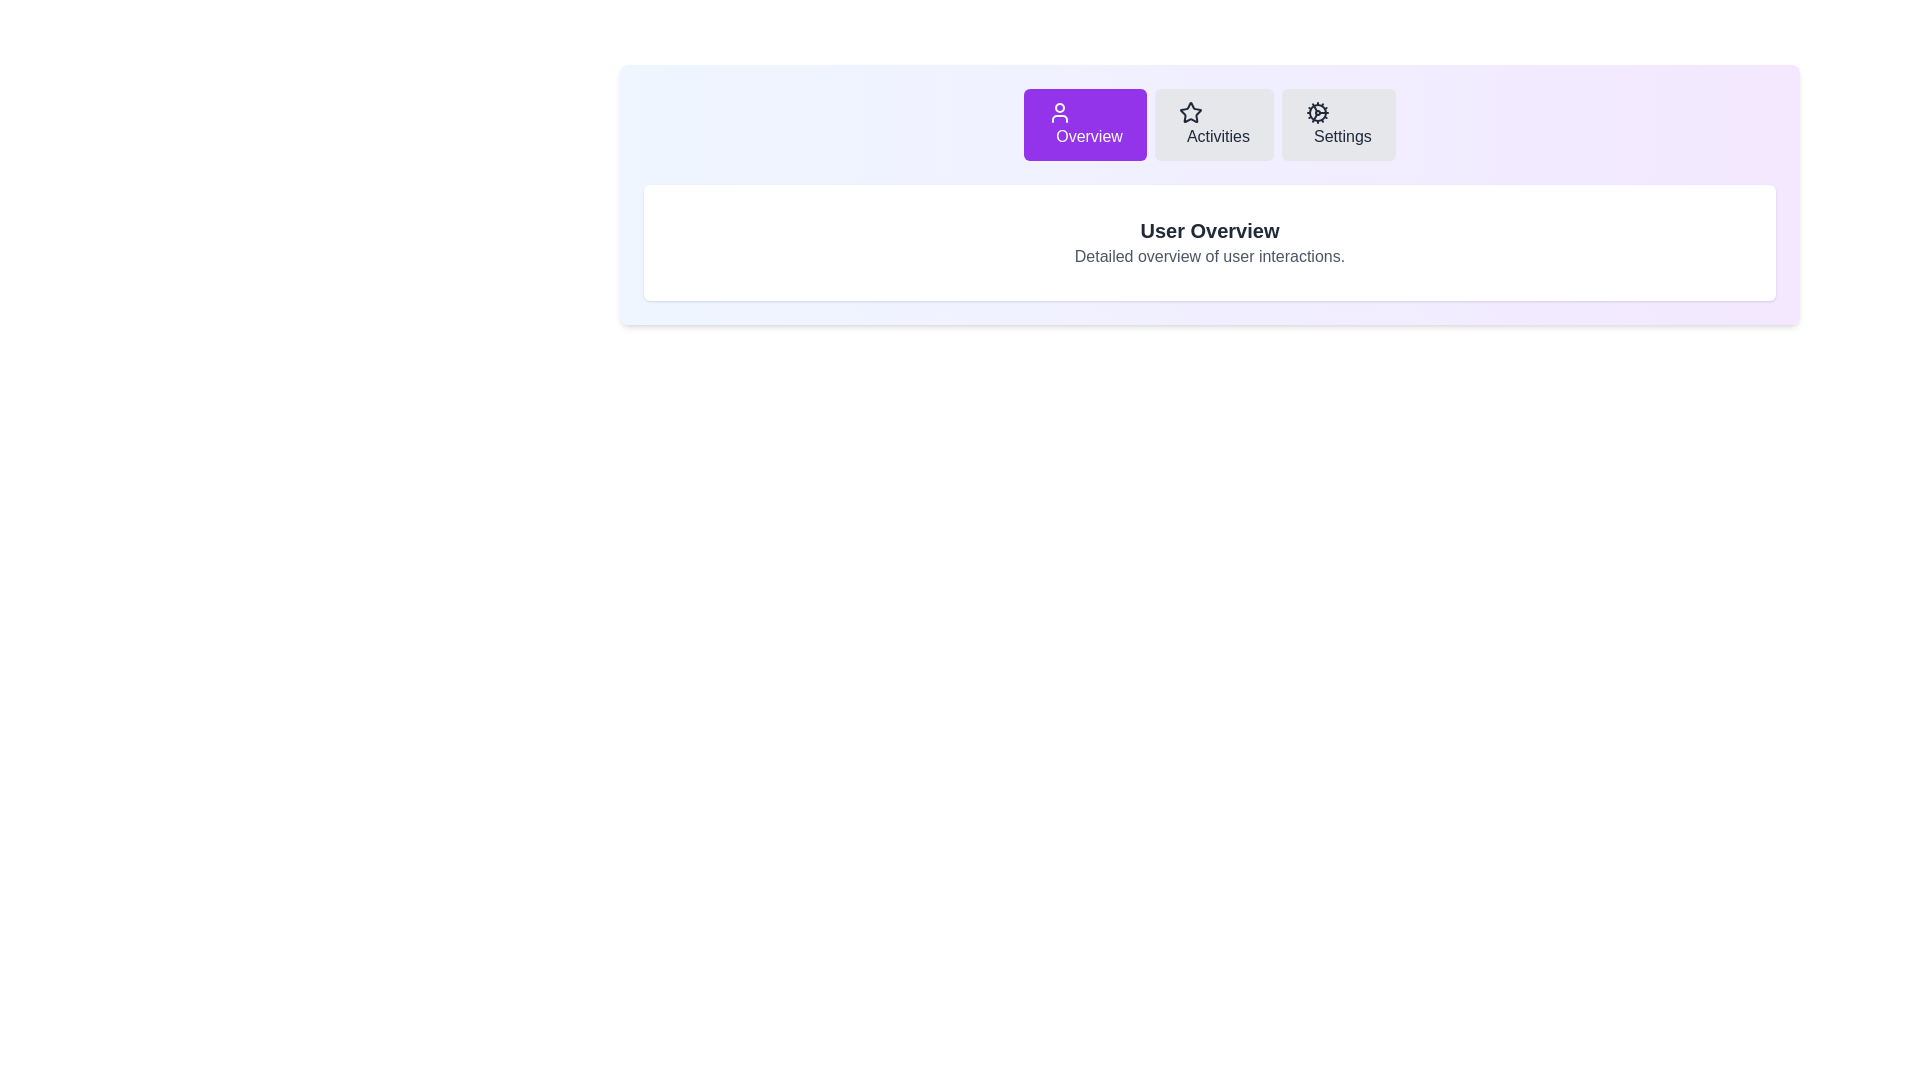 This screenshot has width=1920, height=1080. Describe the element at coordinates (1208, 230) in the screenshot. I see `the Text label (Header) that serves as the title for the section, located above the subtitle 'Detailed overview of user interactions.'` at that location.